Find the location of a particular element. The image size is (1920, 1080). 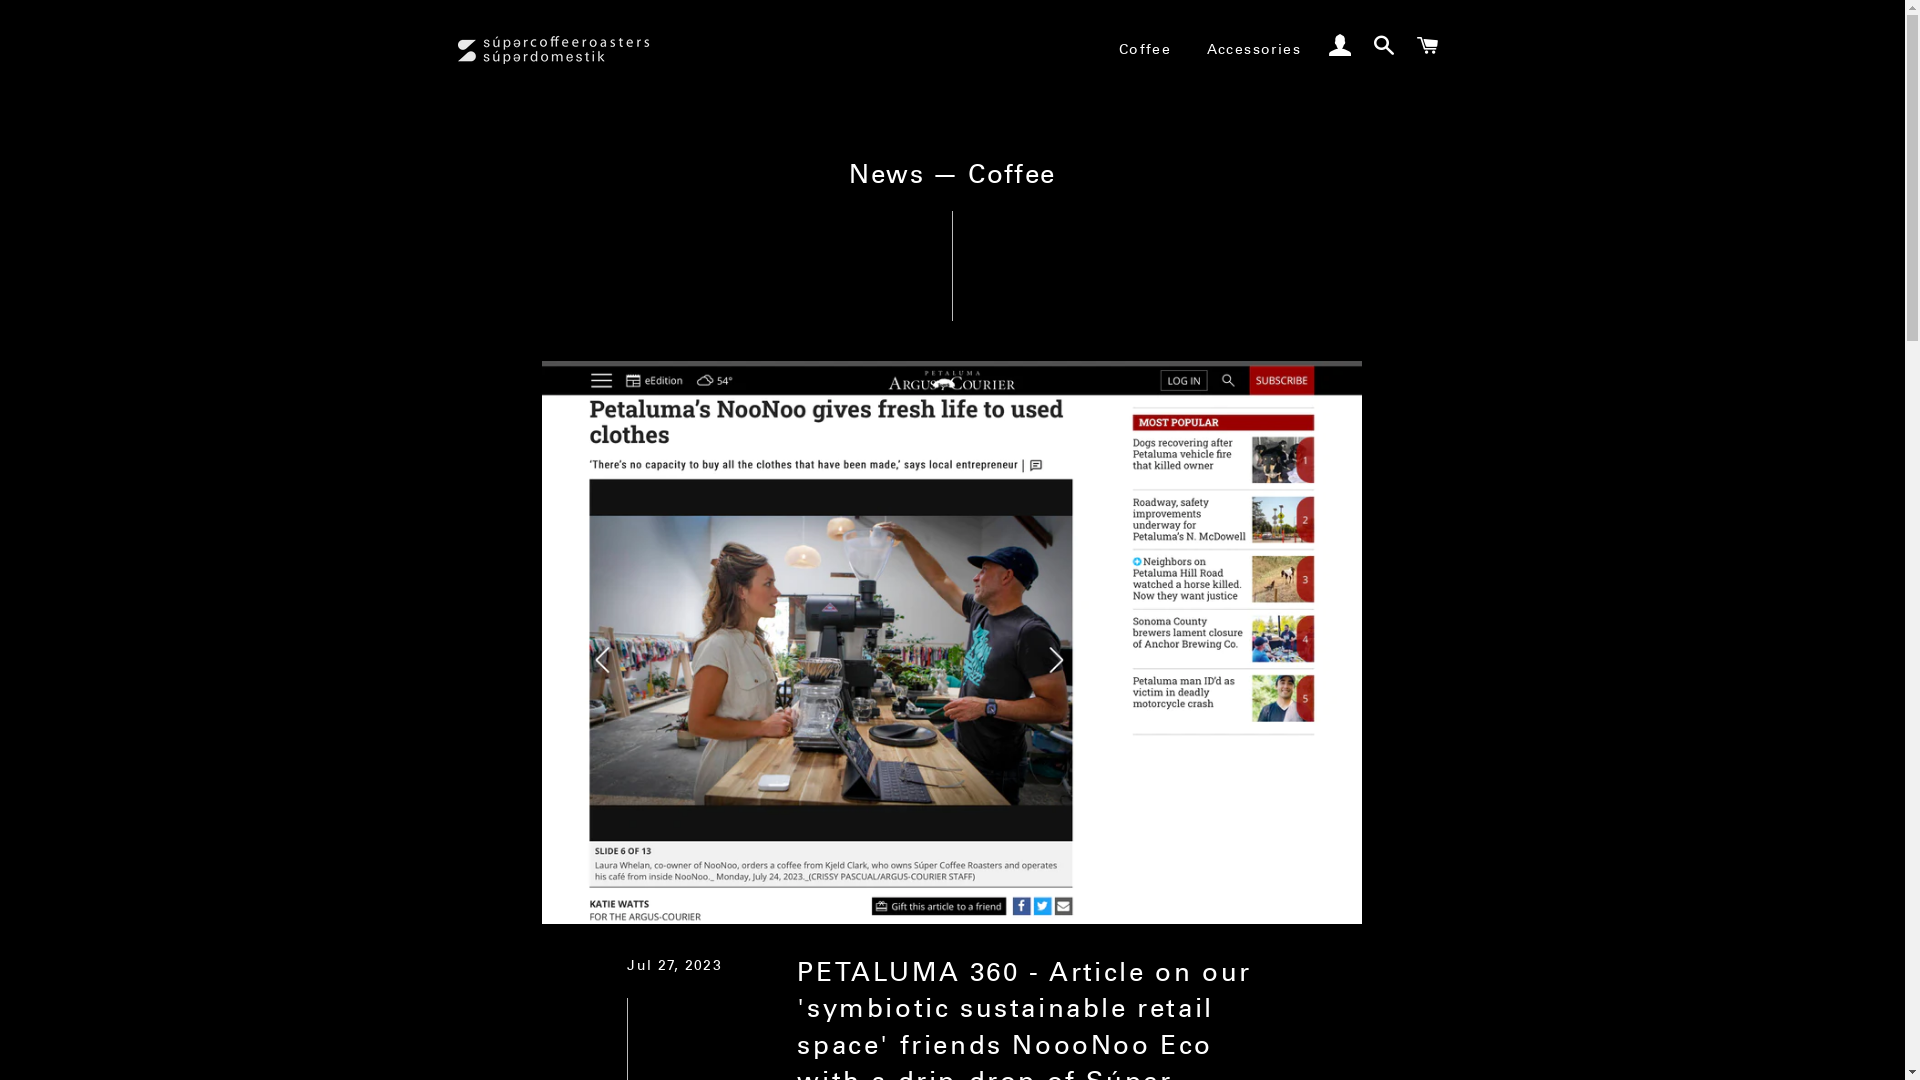

'Log In' is located at coordinates (1339, 45).